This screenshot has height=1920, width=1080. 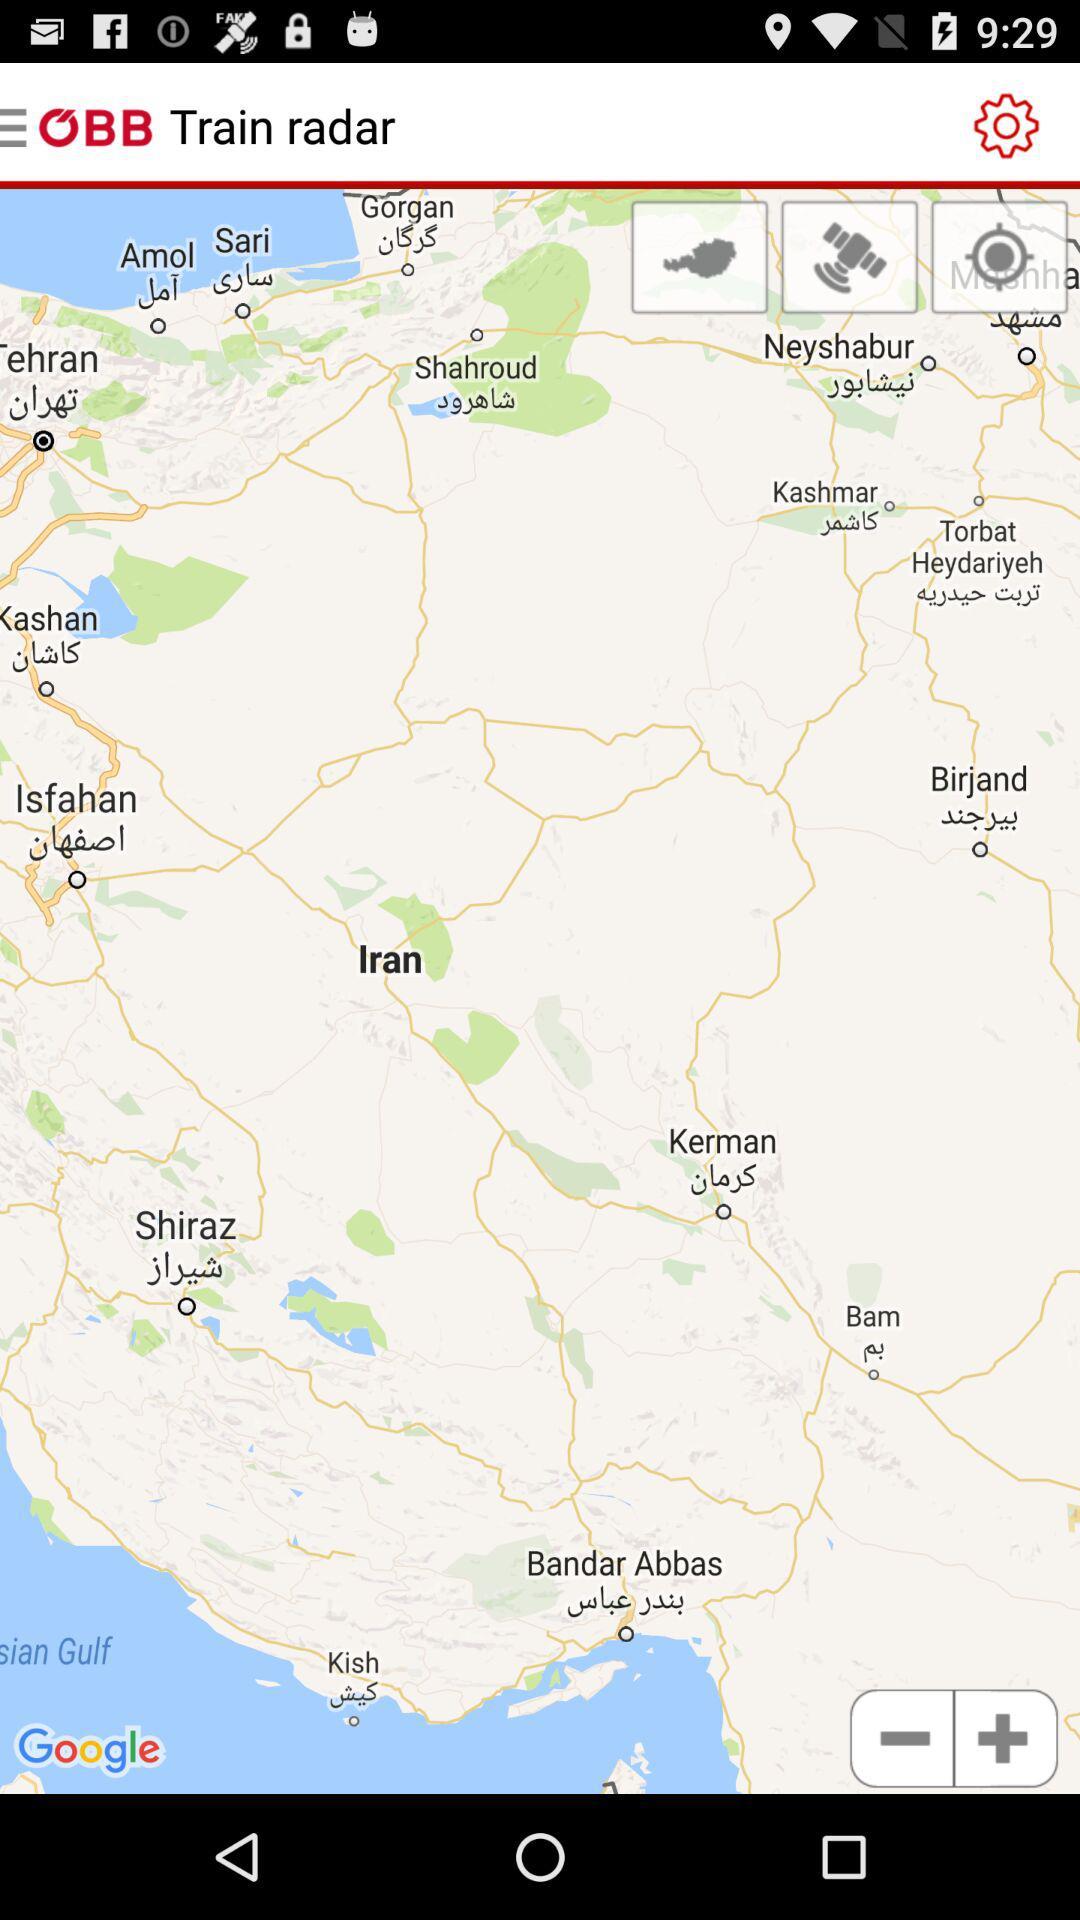 I want to click on icon at the top, so click(x=698, y=256).